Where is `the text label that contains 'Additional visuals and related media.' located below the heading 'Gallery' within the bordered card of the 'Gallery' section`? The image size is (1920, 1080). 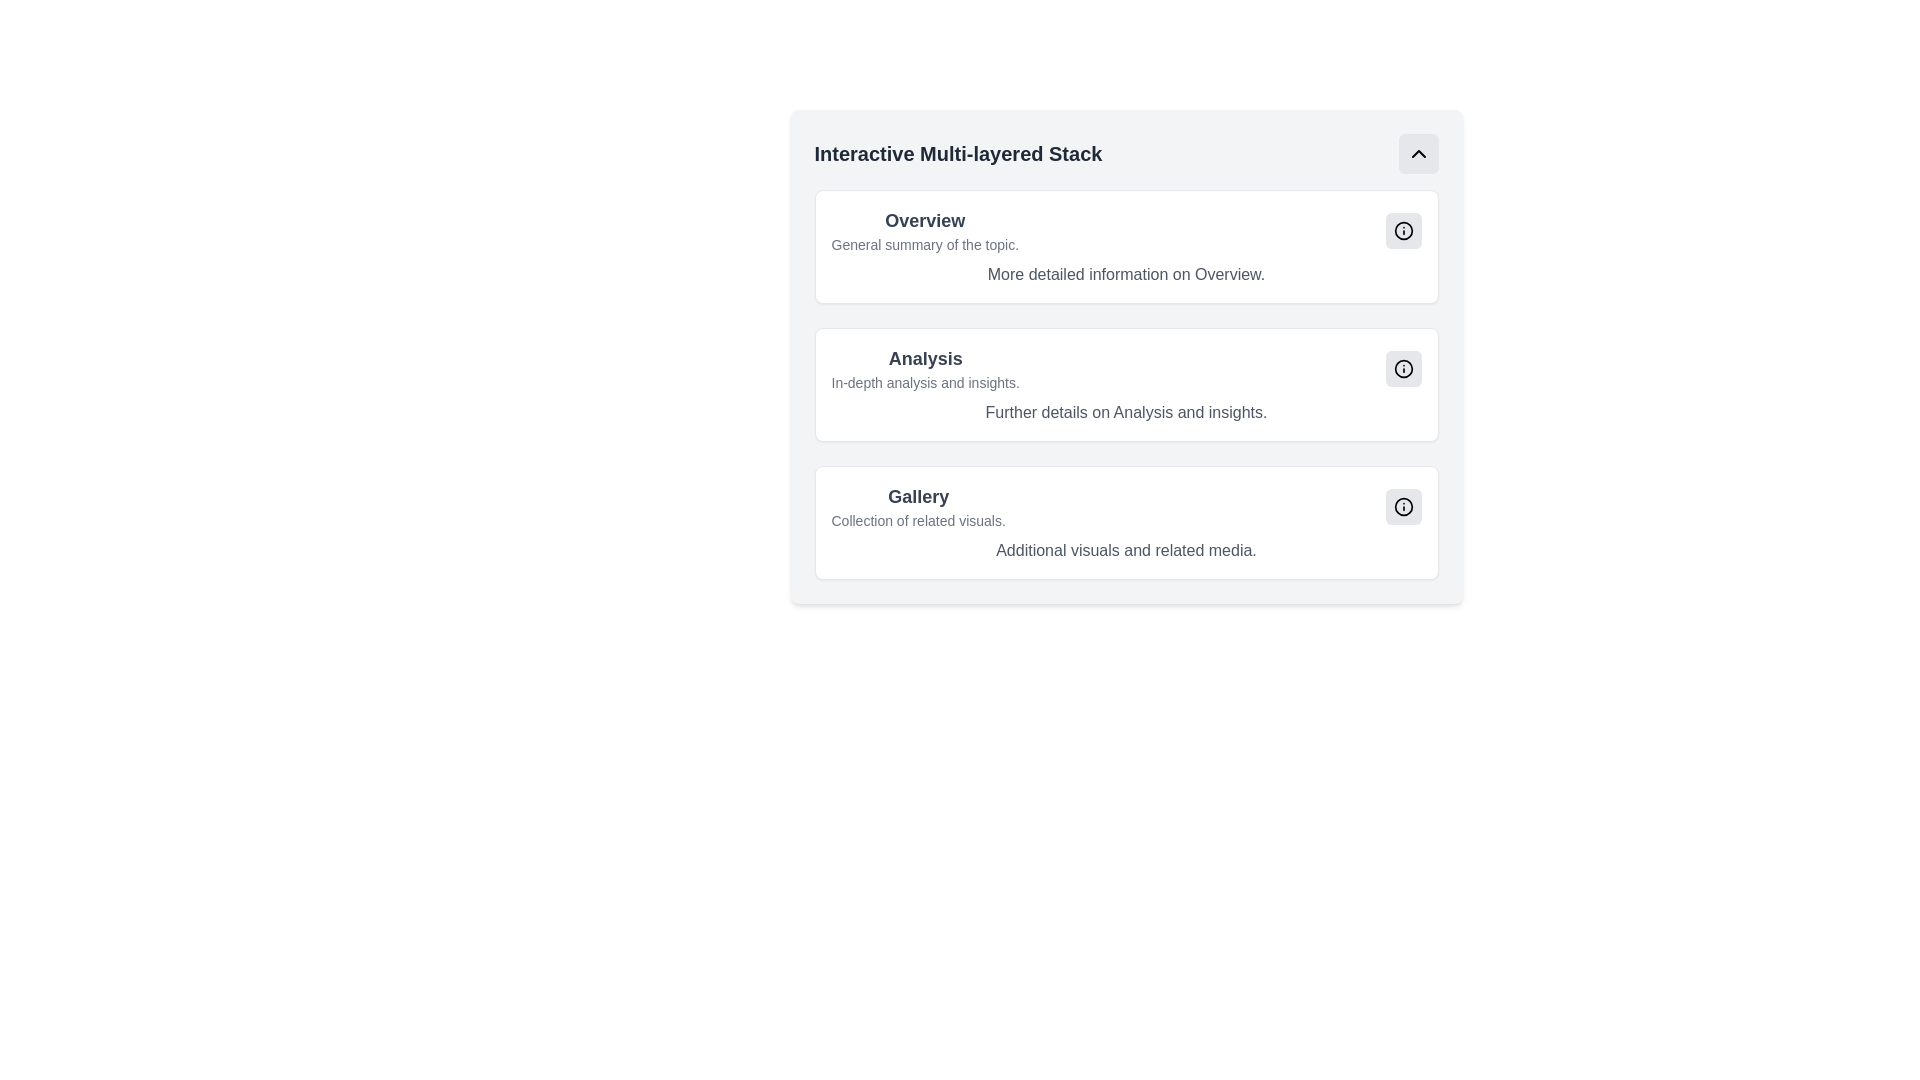 the text label that contains 'Additional visuals and related media.' located below the heading 'Gallery' within the bordered card of the 'Gallery' section is located at coordinates (1126, 551).